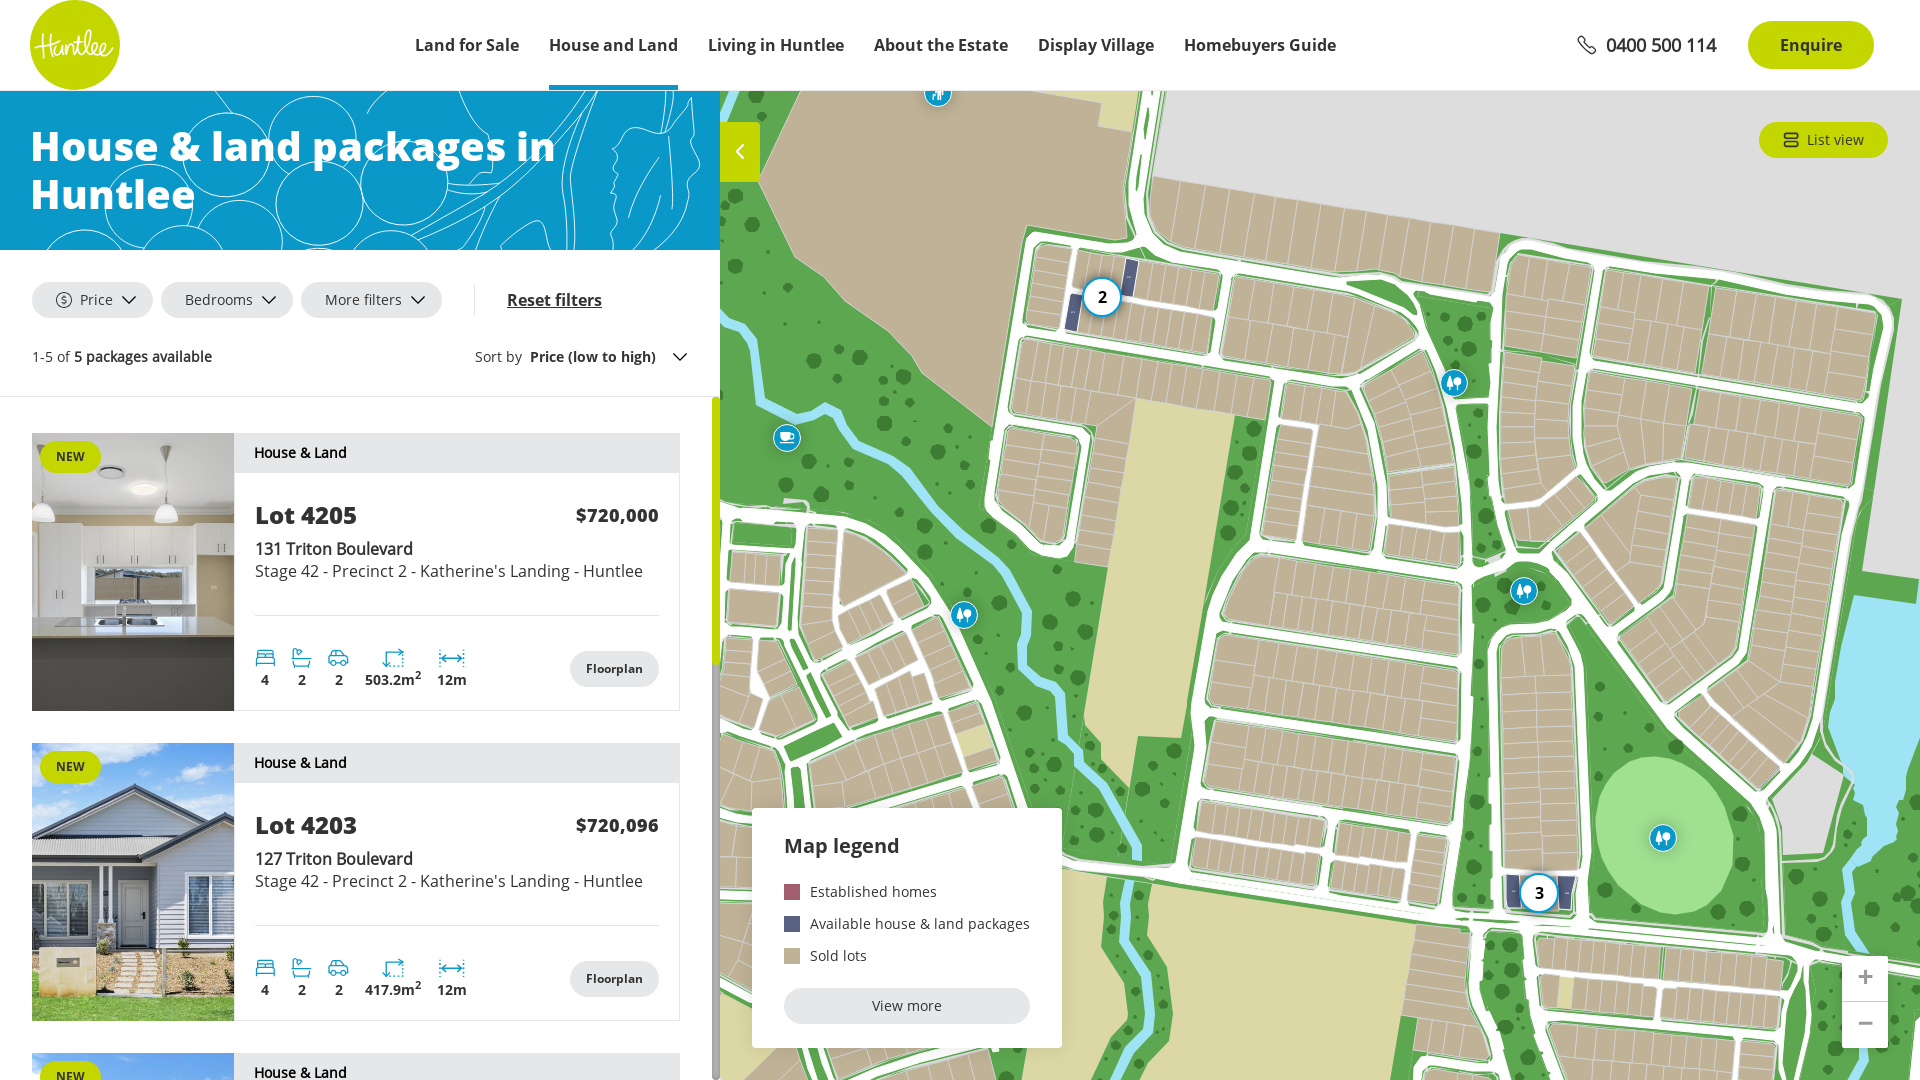 The width and height of the screenshot is (1920, 1080). Describe the element at coordinates (613, 668) in the screenshot. I see `'Floorplan'` at that location.